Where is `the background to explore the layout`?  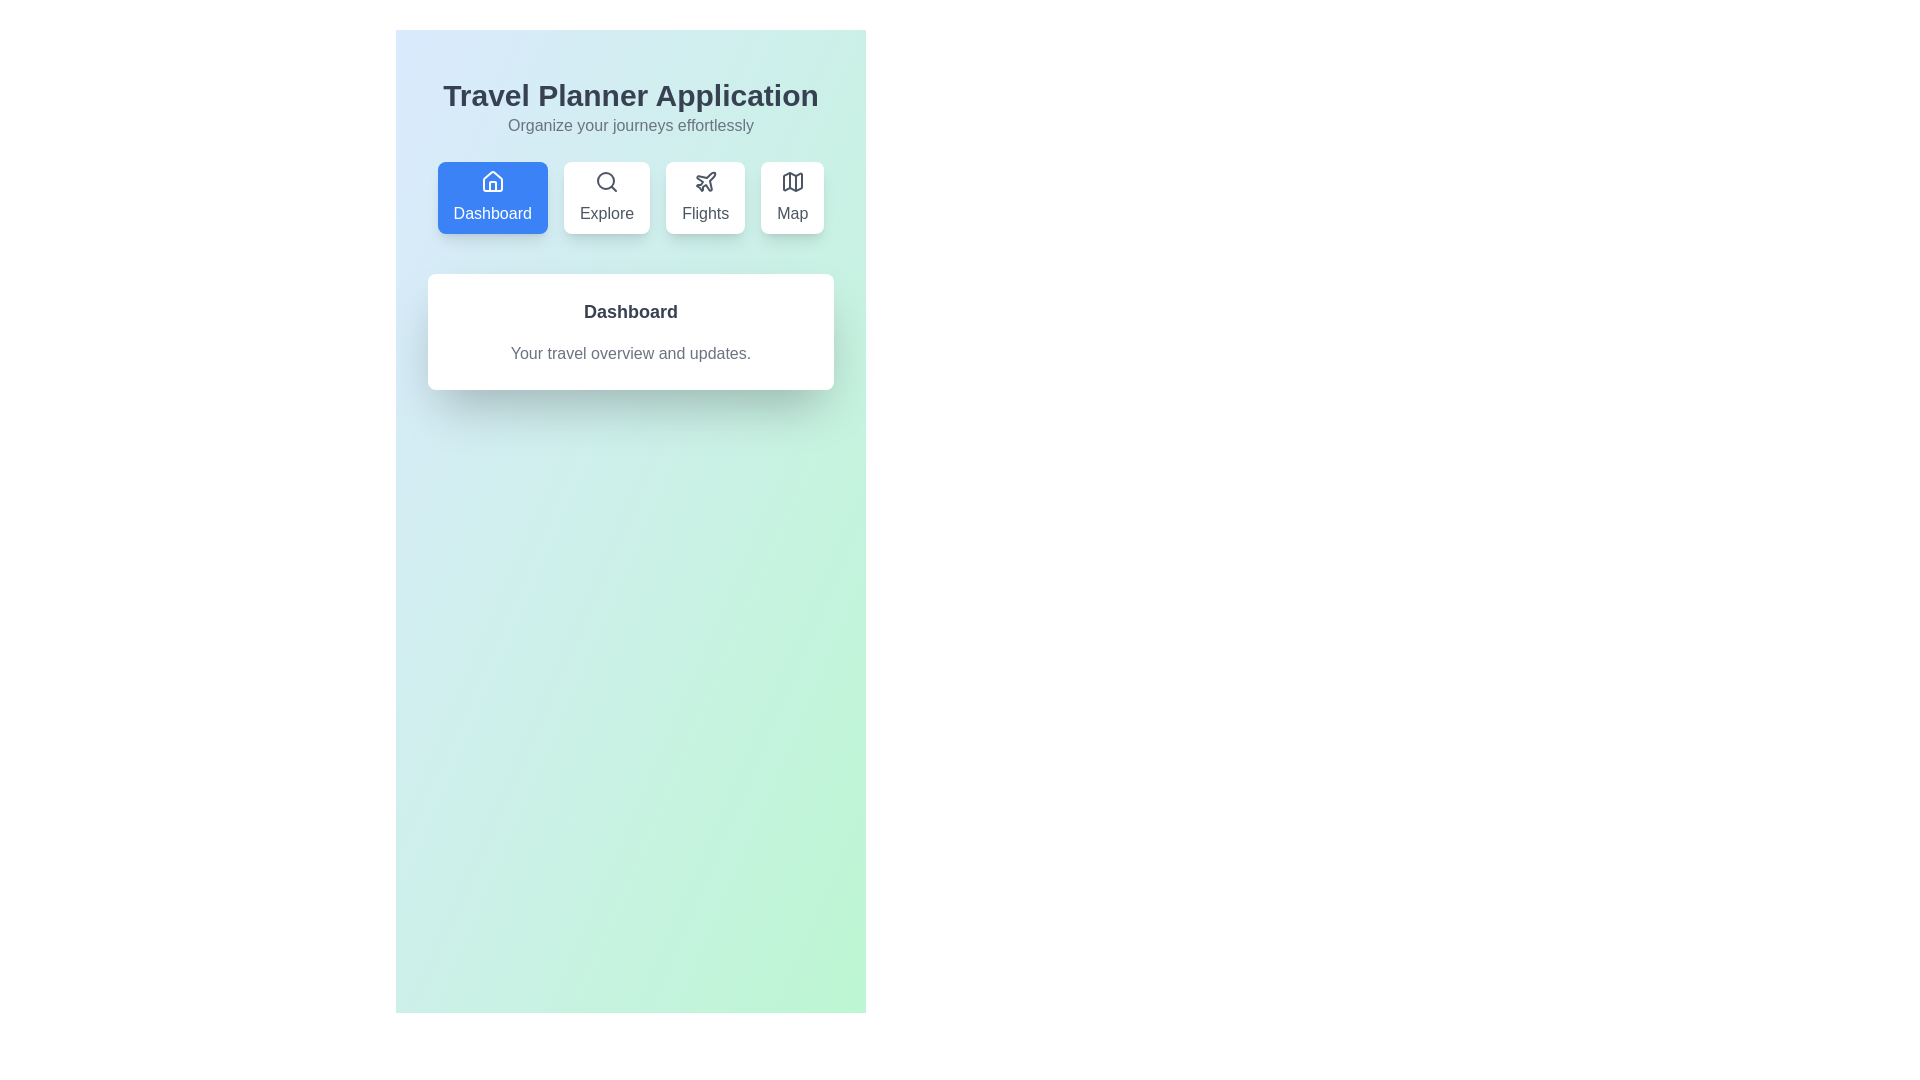 the background to explore the layout is located at coordinates (767, 570).